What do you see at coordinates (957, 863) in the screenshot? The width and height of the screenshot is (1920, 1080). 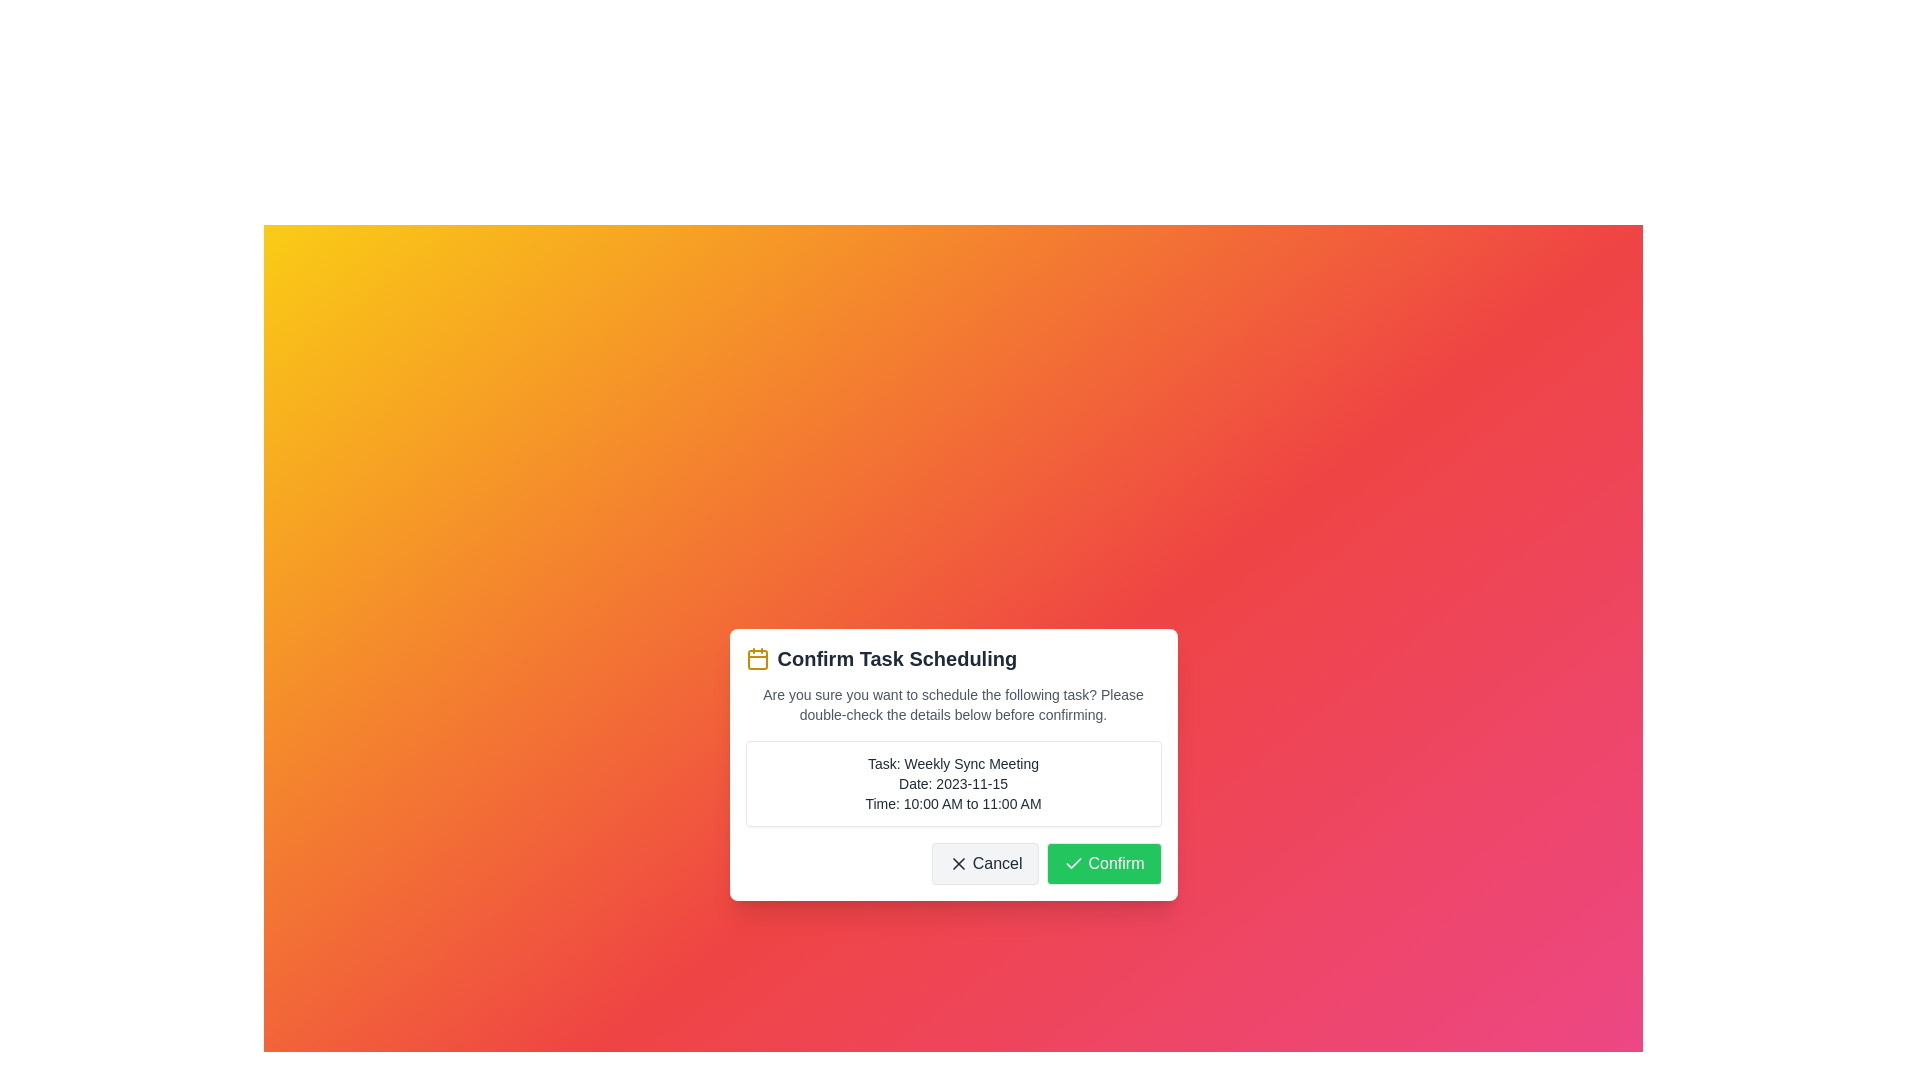 I see `the 'X' icon located within the 'Cancel' button in the dialog box` at bounding box center [957, 863].